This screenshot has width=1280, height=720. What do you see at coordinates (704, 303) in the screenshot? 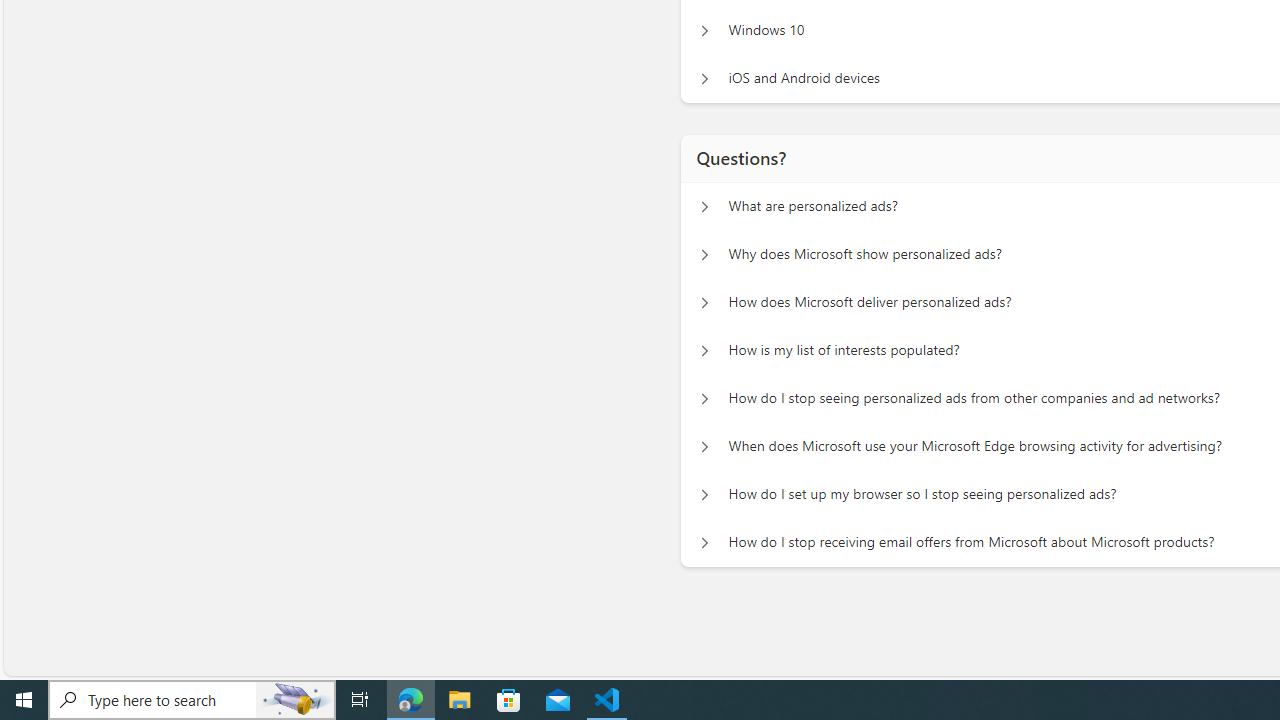
I see `'Questions? How does Microsoft deliver personalized ads?'` at bounding box center [704, 303].